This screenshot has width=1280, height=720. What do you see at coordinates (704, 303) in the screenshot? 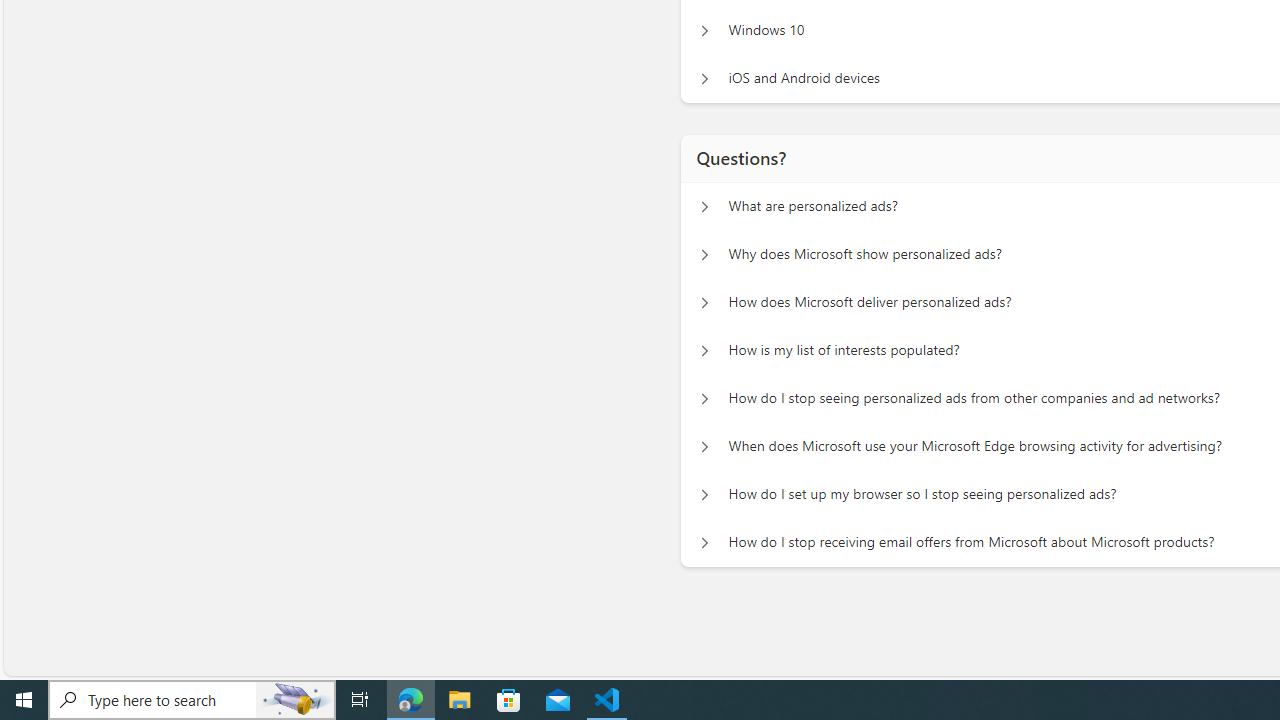
I see `'Questions? How does Microsoft deliver personalized ads?'` at bounding box center [704, 303].